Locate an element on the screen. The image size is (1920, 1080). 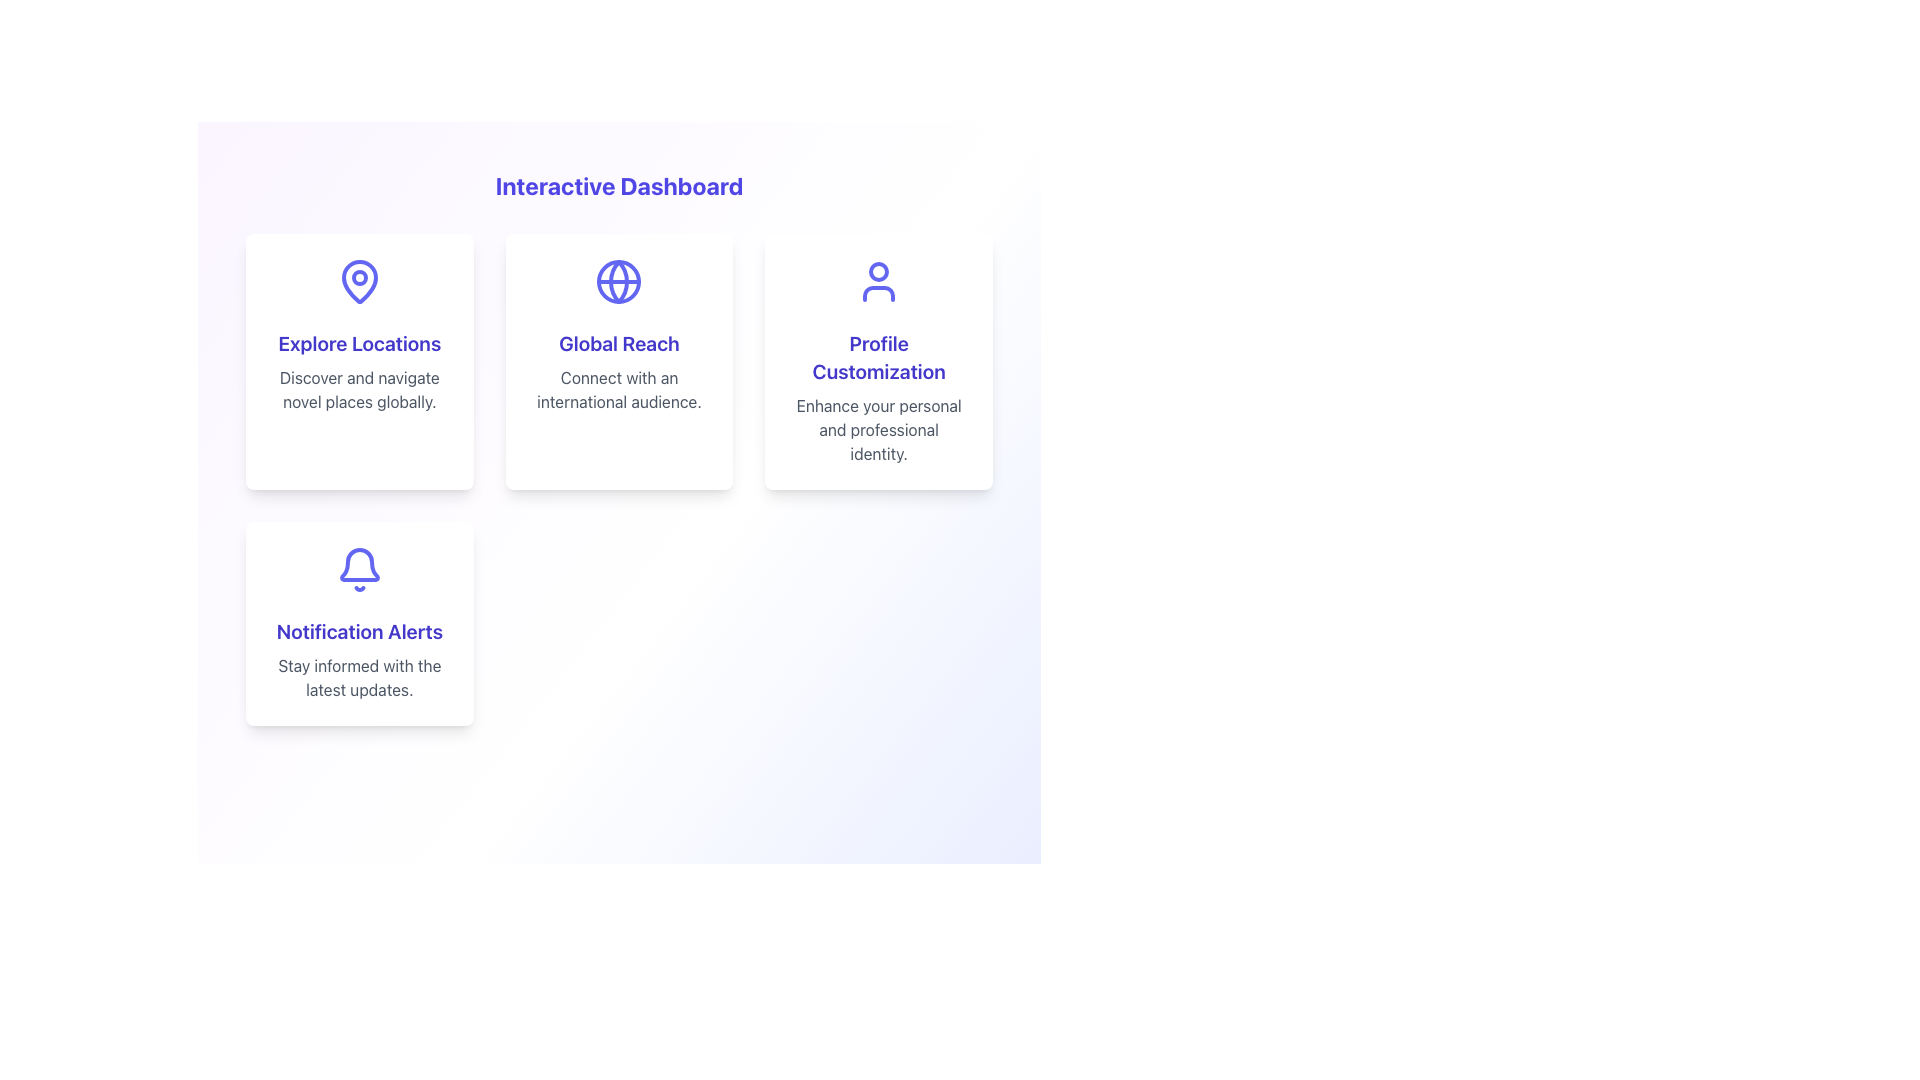
static text element that displays 'Discover and navigate novel places globally.' It is located in a card below the heading 'Explore Locations.' is located at coordinates (359, 389).